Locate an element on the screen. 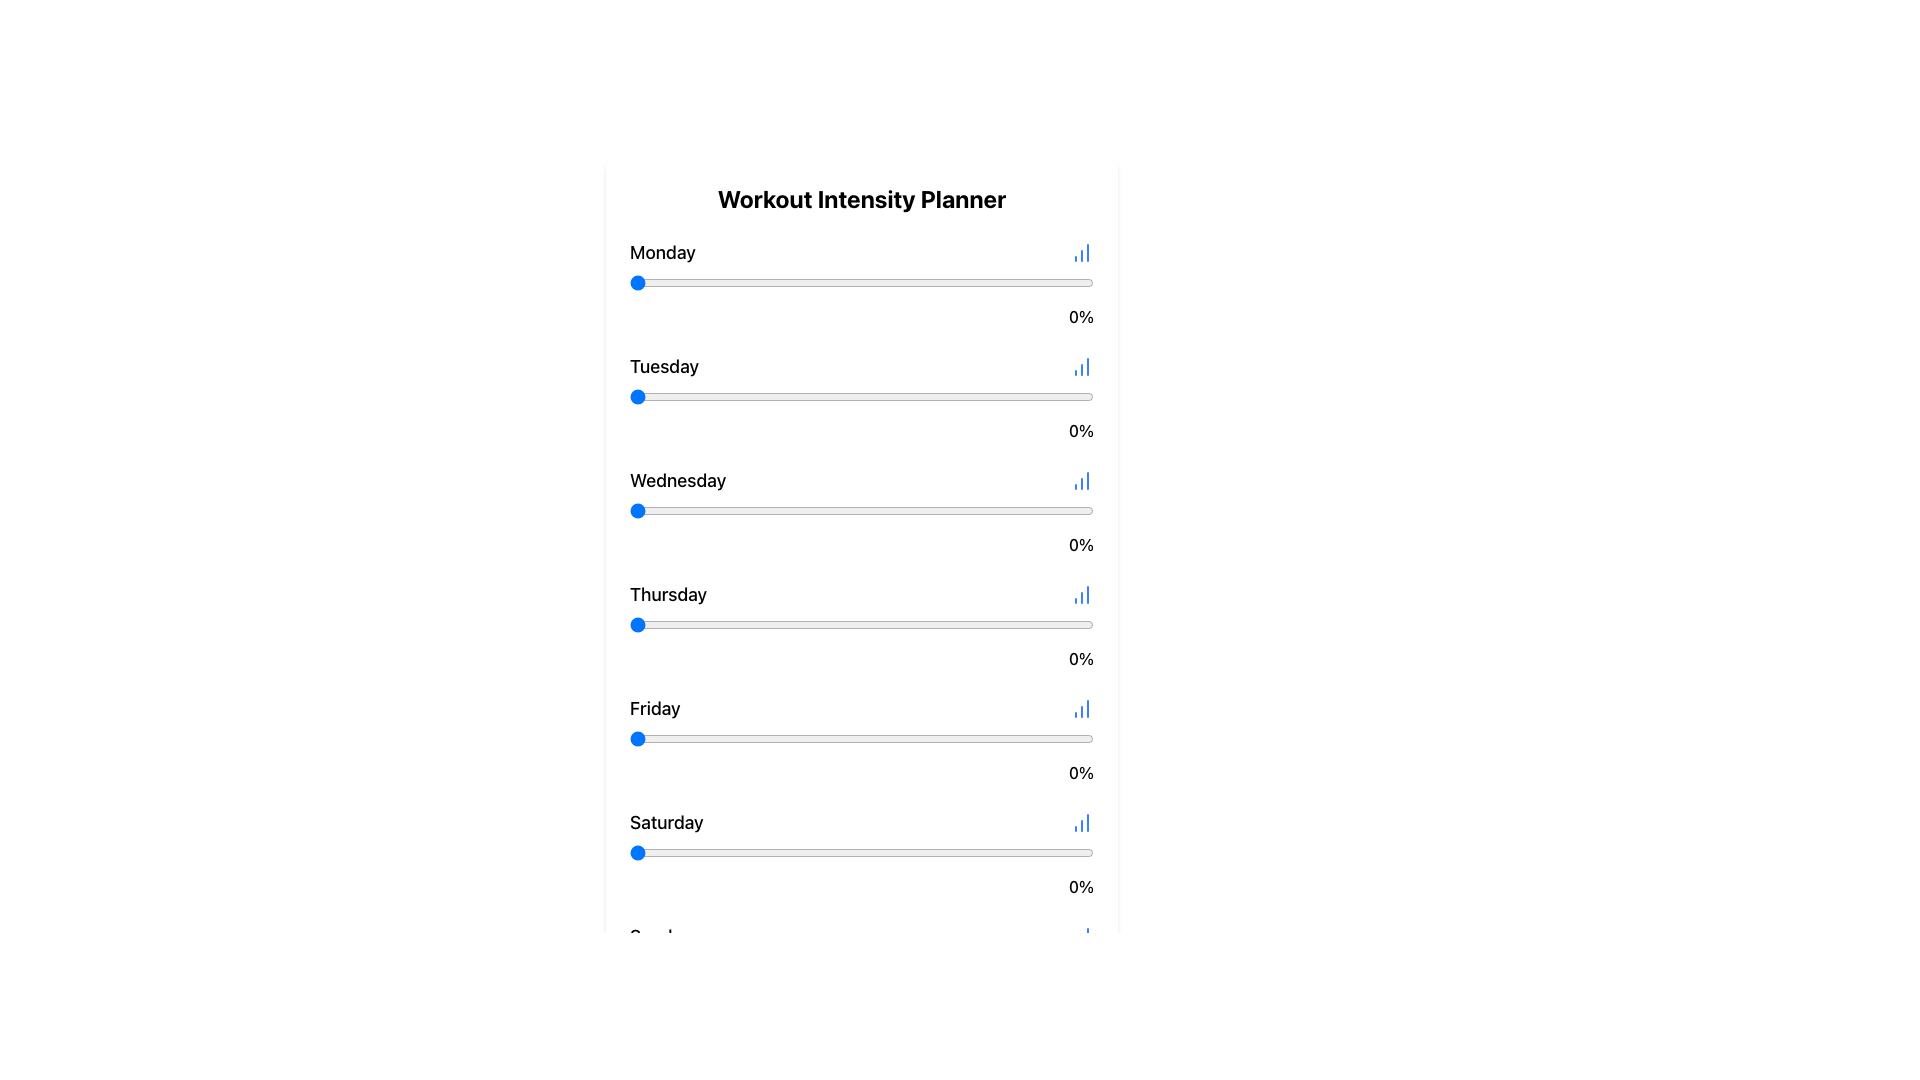 The width and height of the screenshot is (1920, 1080). the track of the Slider (Range Input) to set the value, which is the seventh interactive element positioned below the 'Friday' label and above the '0%' text is located at coordinates (862, 739).